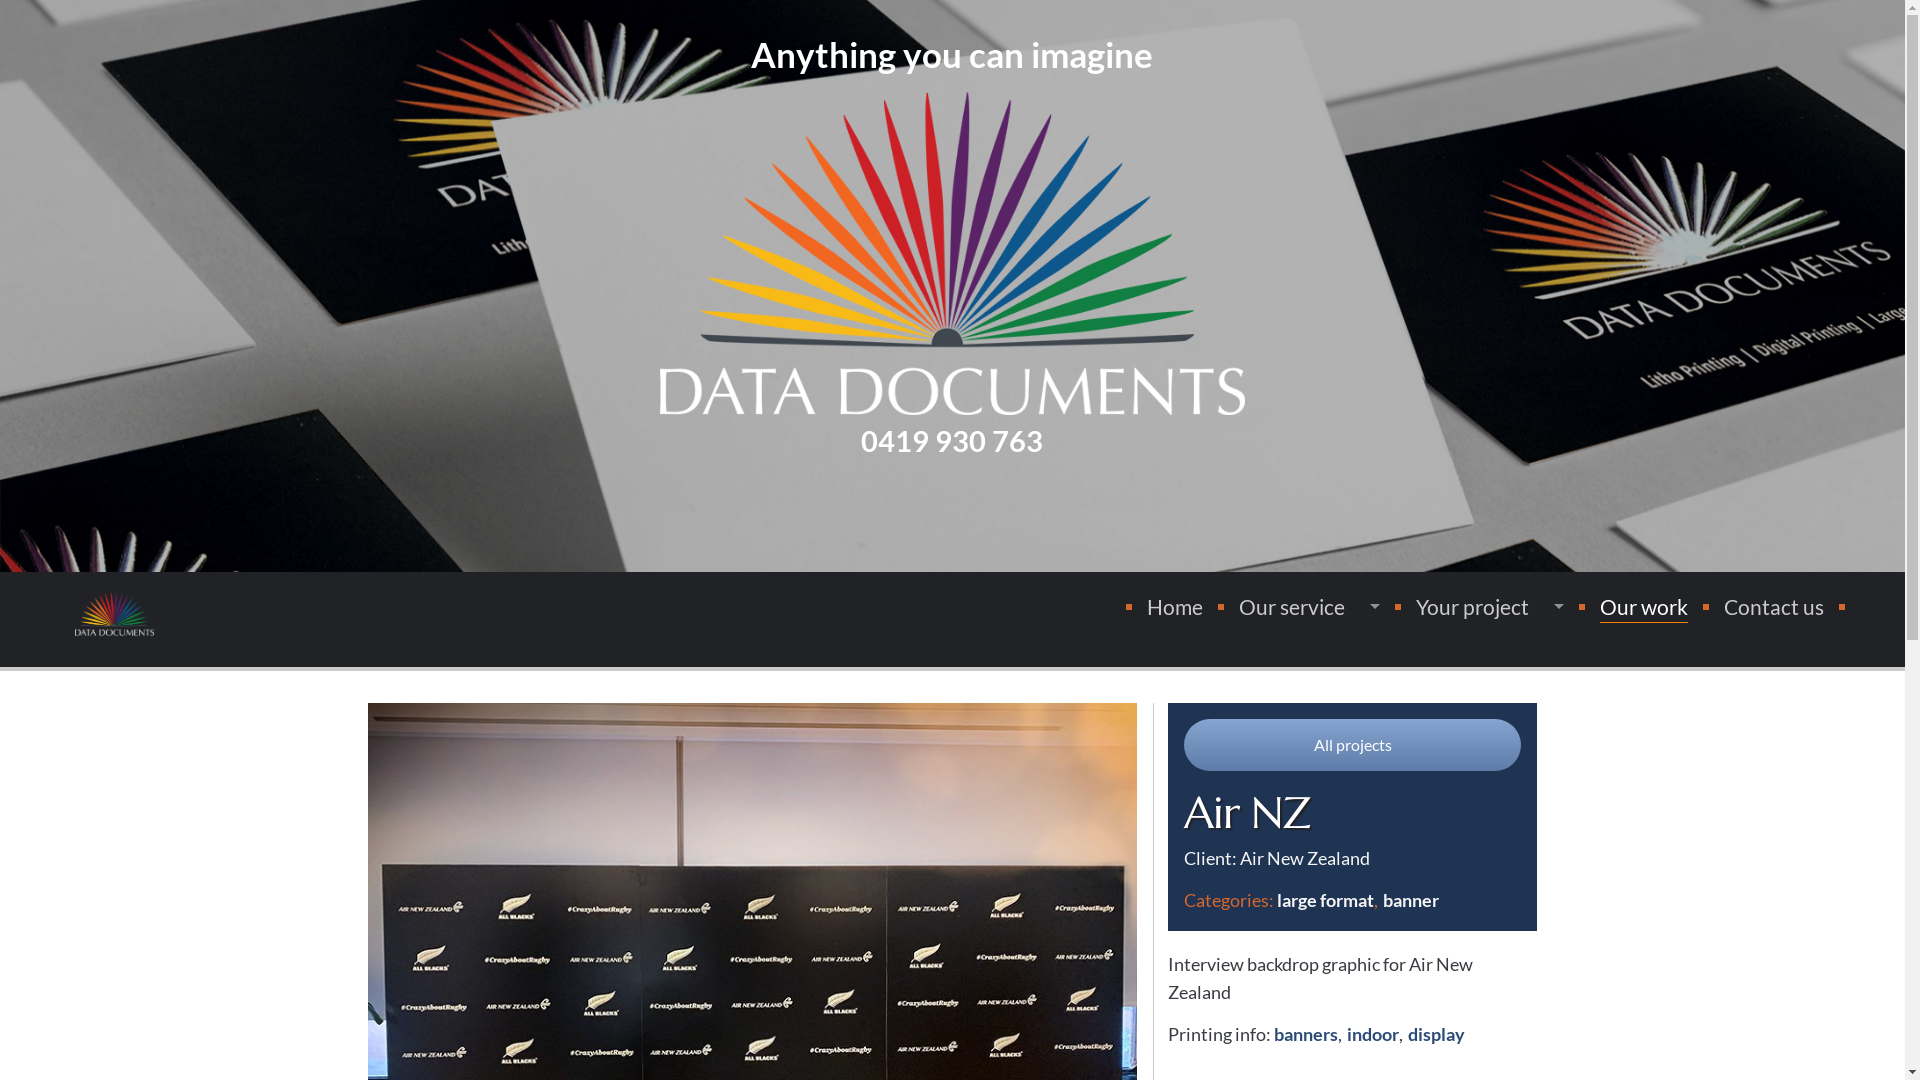  What do you see at coordinates (1406, 1034) in the screenshot?
I see `'display'` at bounding box center [1406, 1034].